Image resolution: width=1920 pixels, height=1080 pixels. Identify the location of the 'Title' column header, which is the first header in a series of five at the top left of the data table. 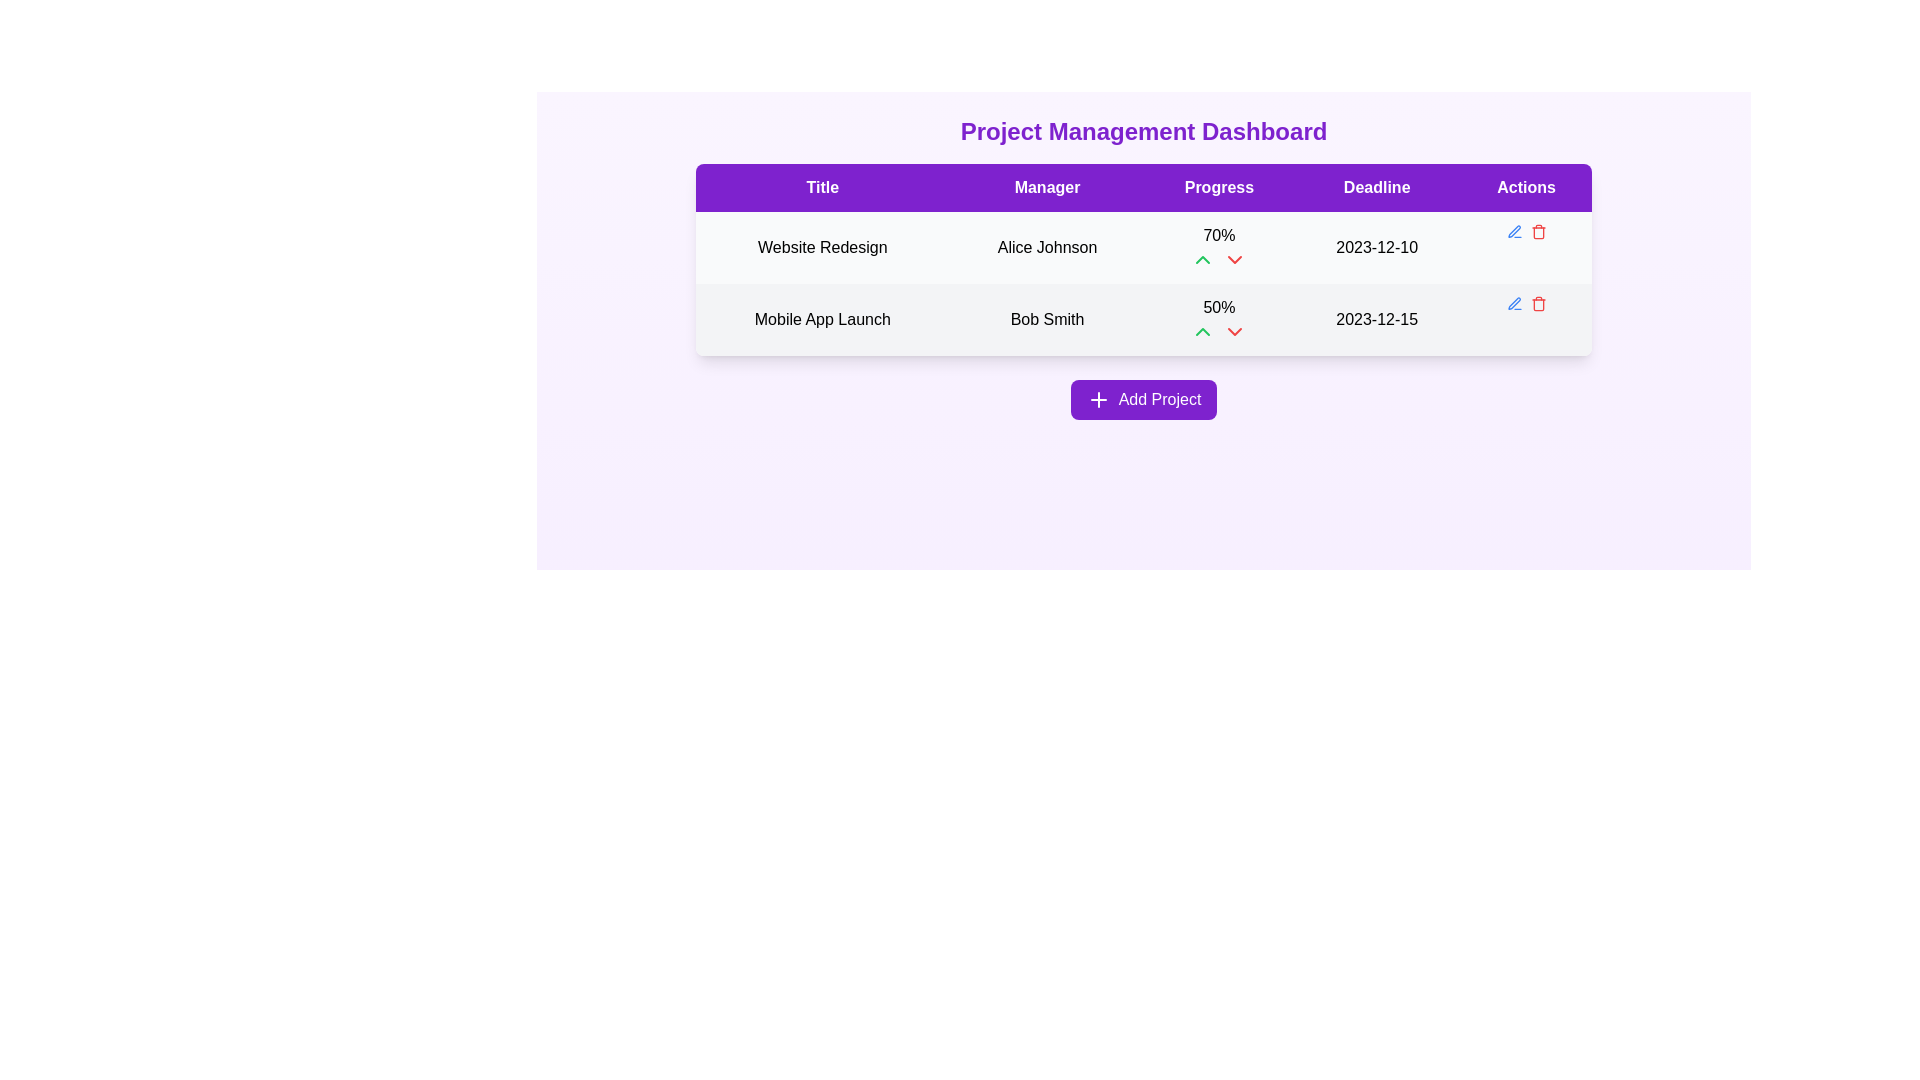
(822, 188).